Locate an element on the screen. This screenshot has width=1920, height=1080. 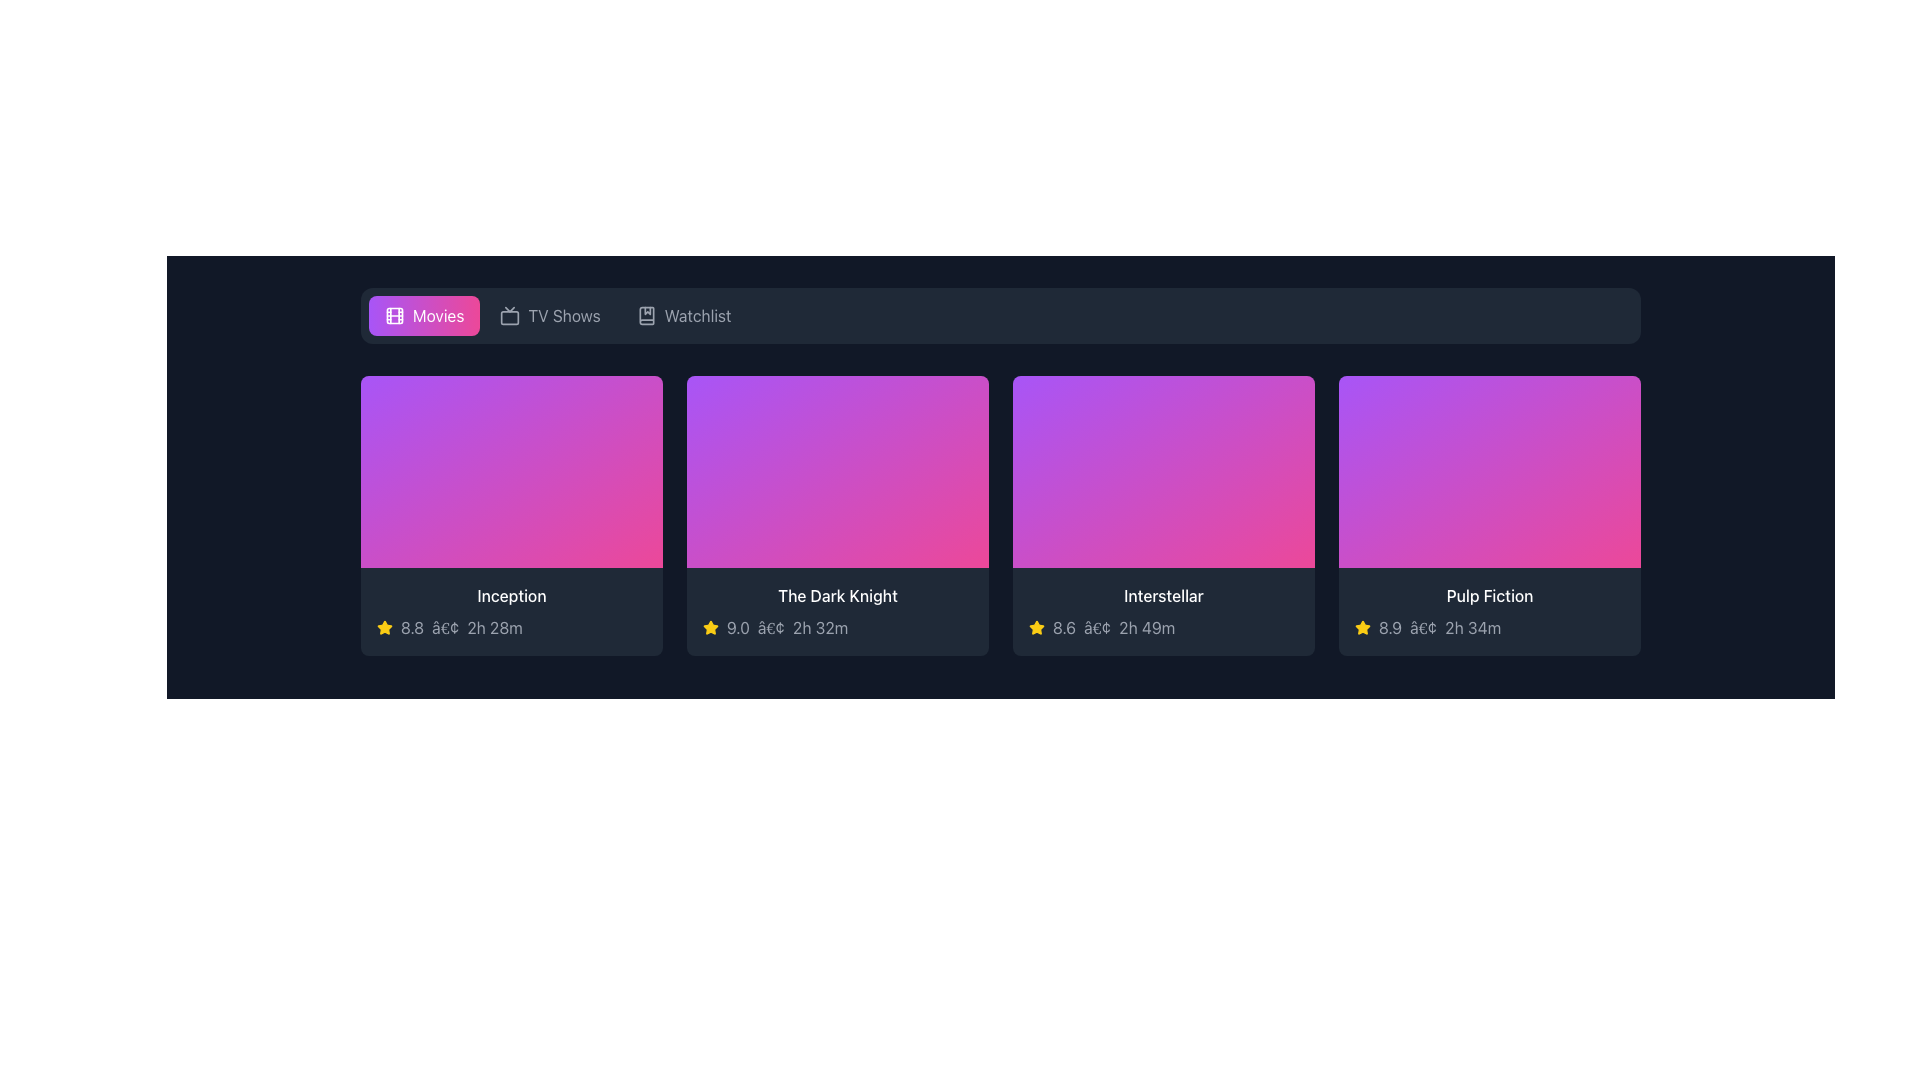
the non-interactive text label displaying the rating score for the movie 'The Dark Knight', which is located in the second card of a horizontally aligned list, between the star icon and the bullet symbol is located at coordinates (737, 627).